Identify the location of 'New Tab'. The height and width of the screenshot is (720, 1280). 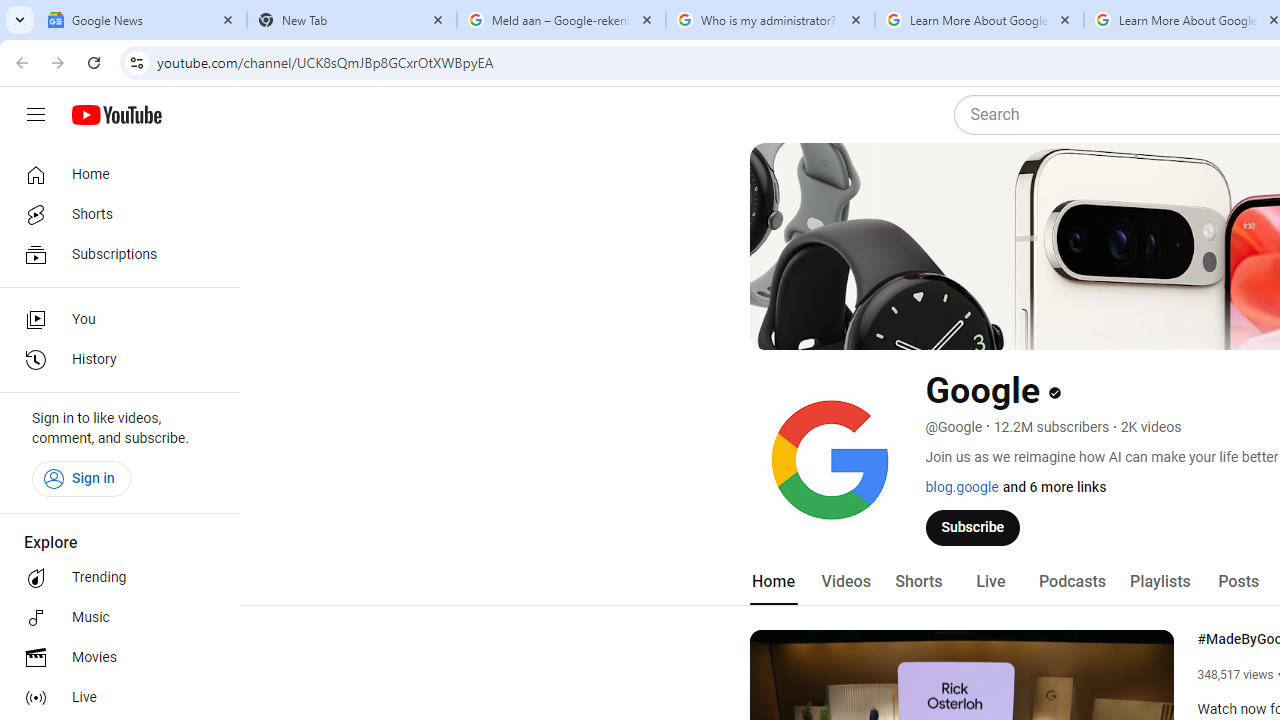
(352, 20).